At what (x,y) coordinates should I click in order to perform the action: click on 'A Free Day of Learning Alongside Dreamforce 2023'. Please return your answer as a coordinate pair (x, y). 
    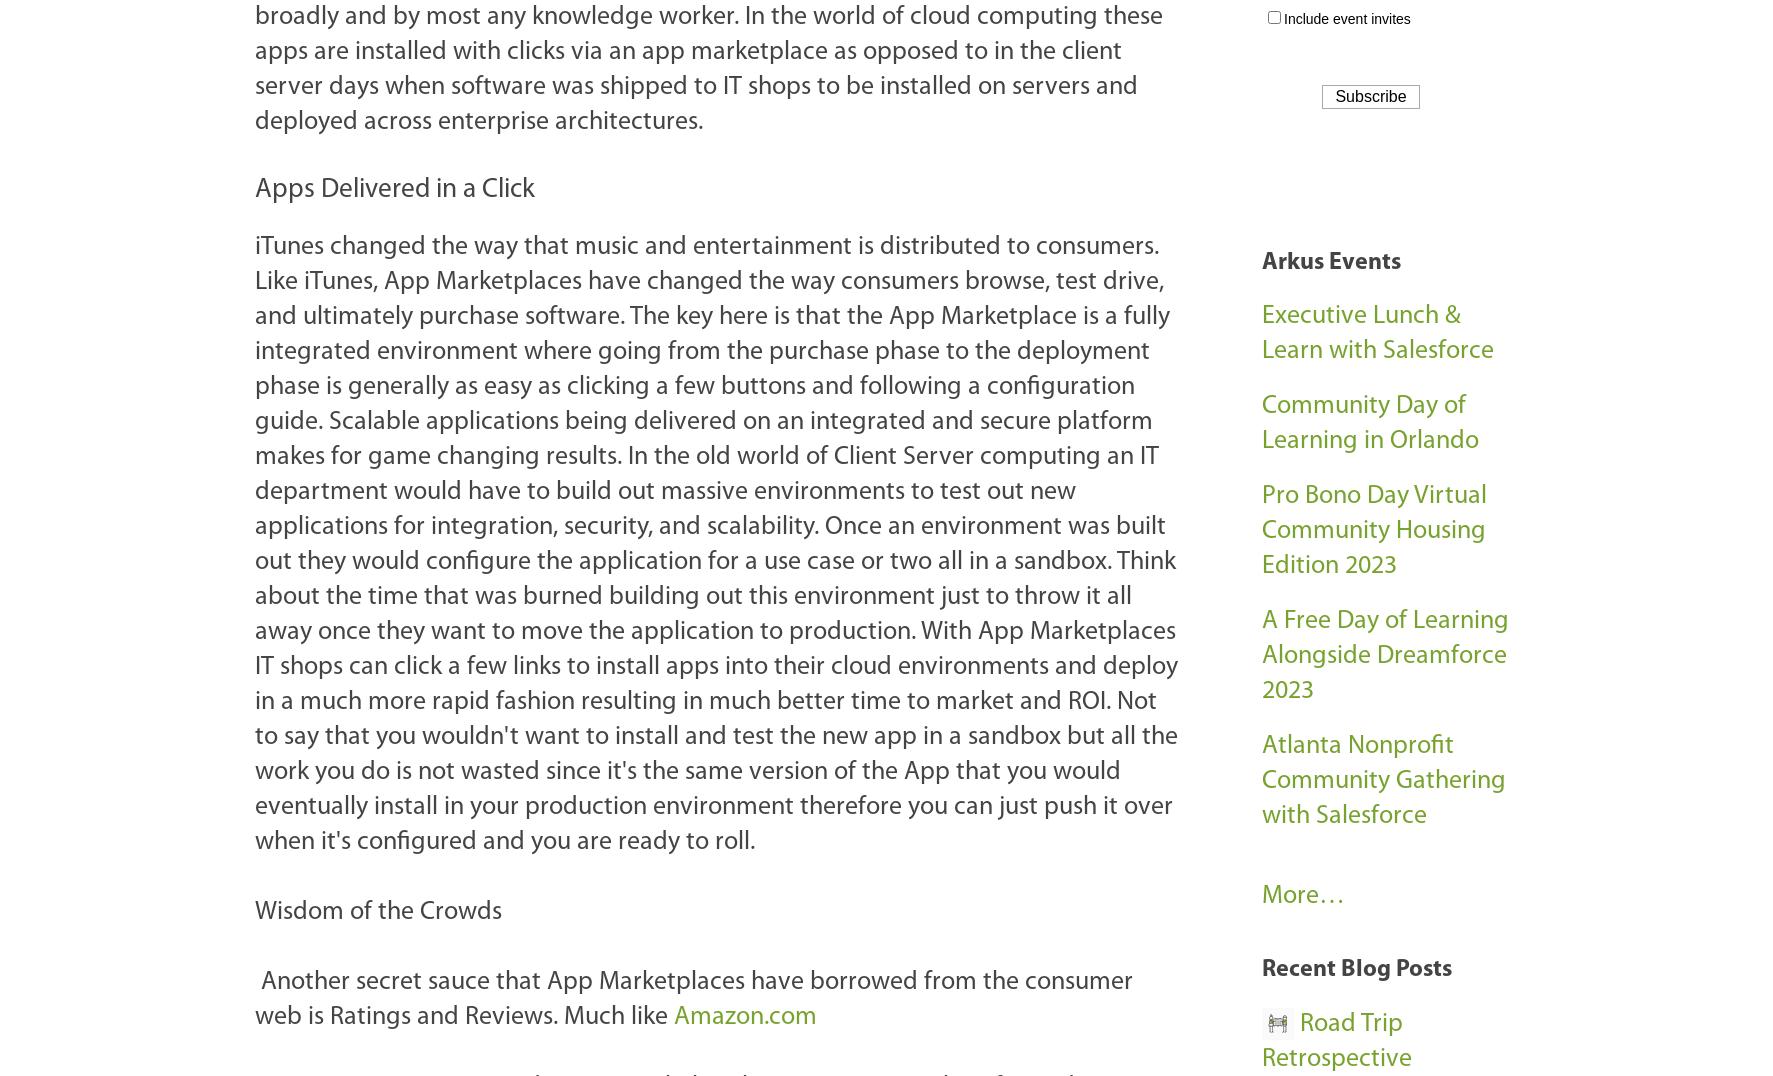
    Looking at the image, I should click on (1384, 655).